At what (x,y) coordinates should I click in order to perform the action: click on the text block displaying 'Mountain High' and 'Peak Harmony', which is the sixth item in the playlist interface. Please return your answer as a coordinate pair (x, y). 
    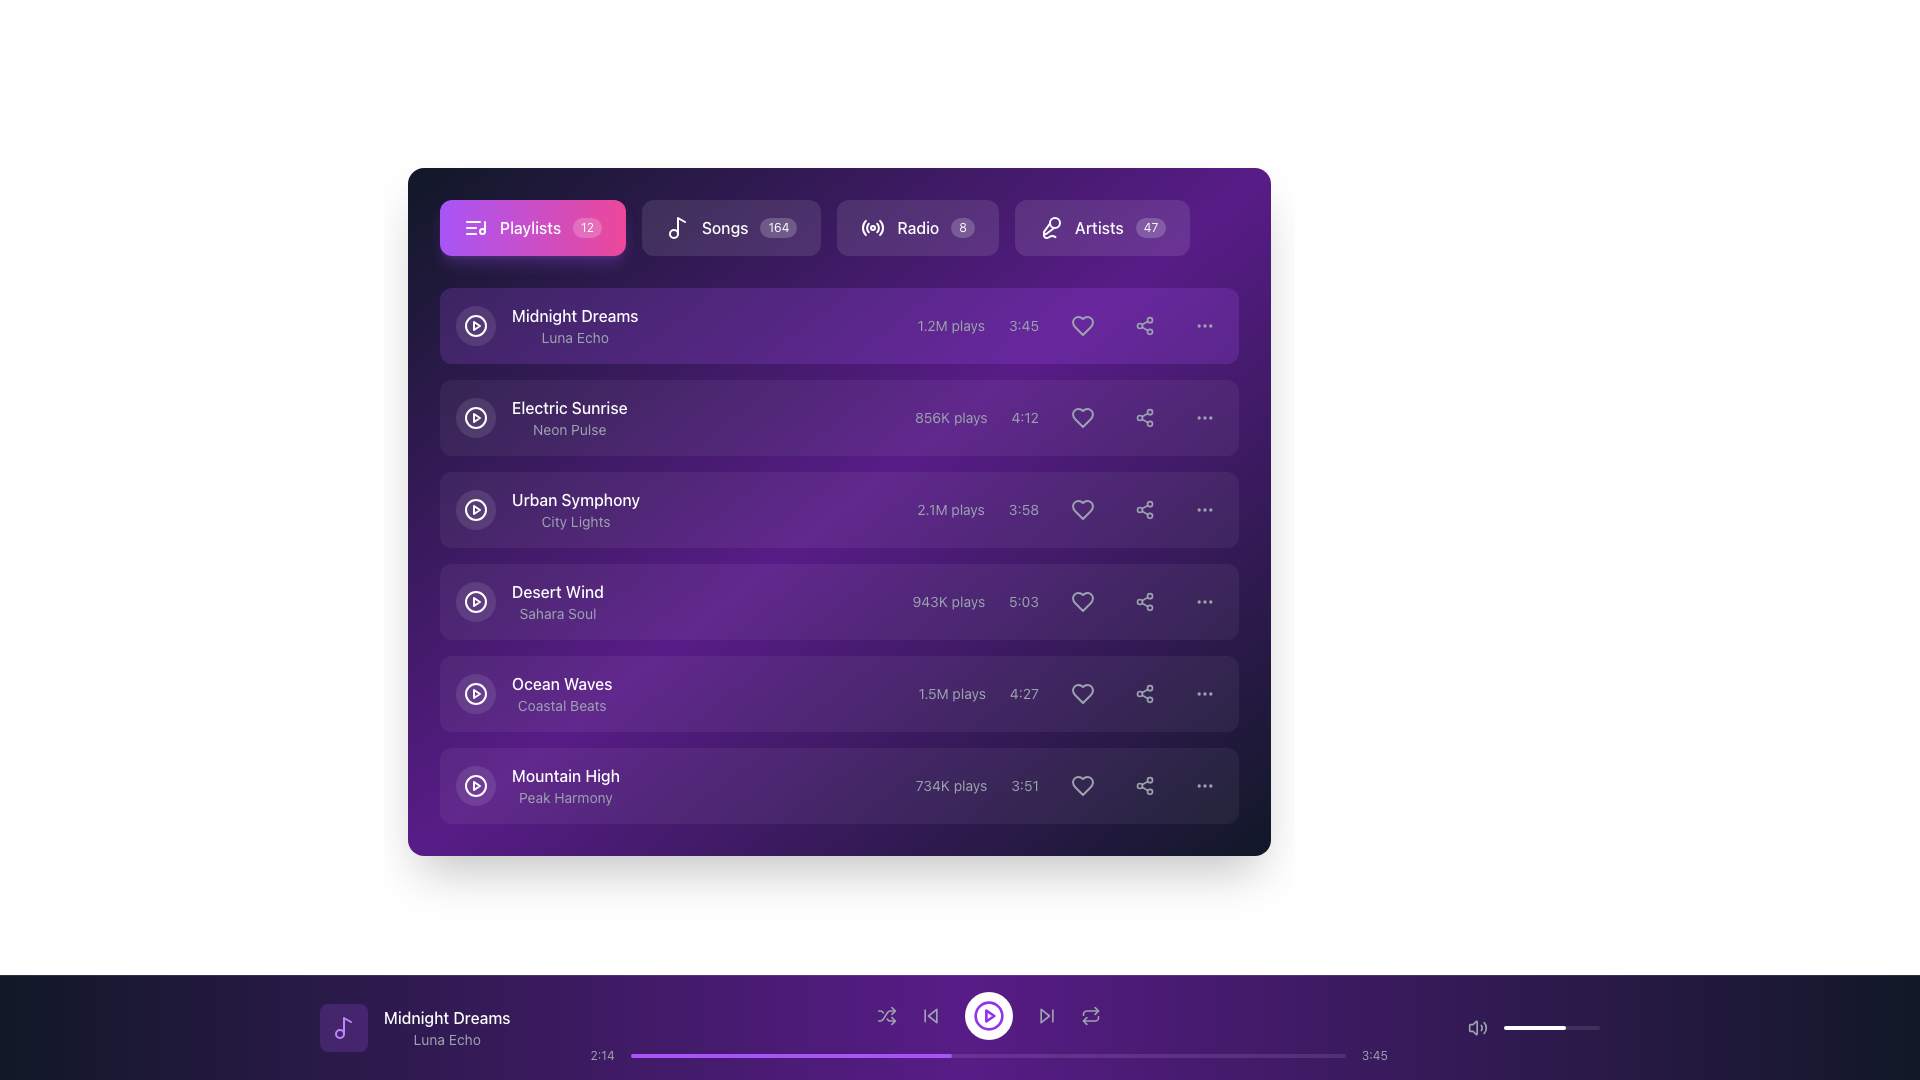
    Looking at the image, I should click on (537, 785).